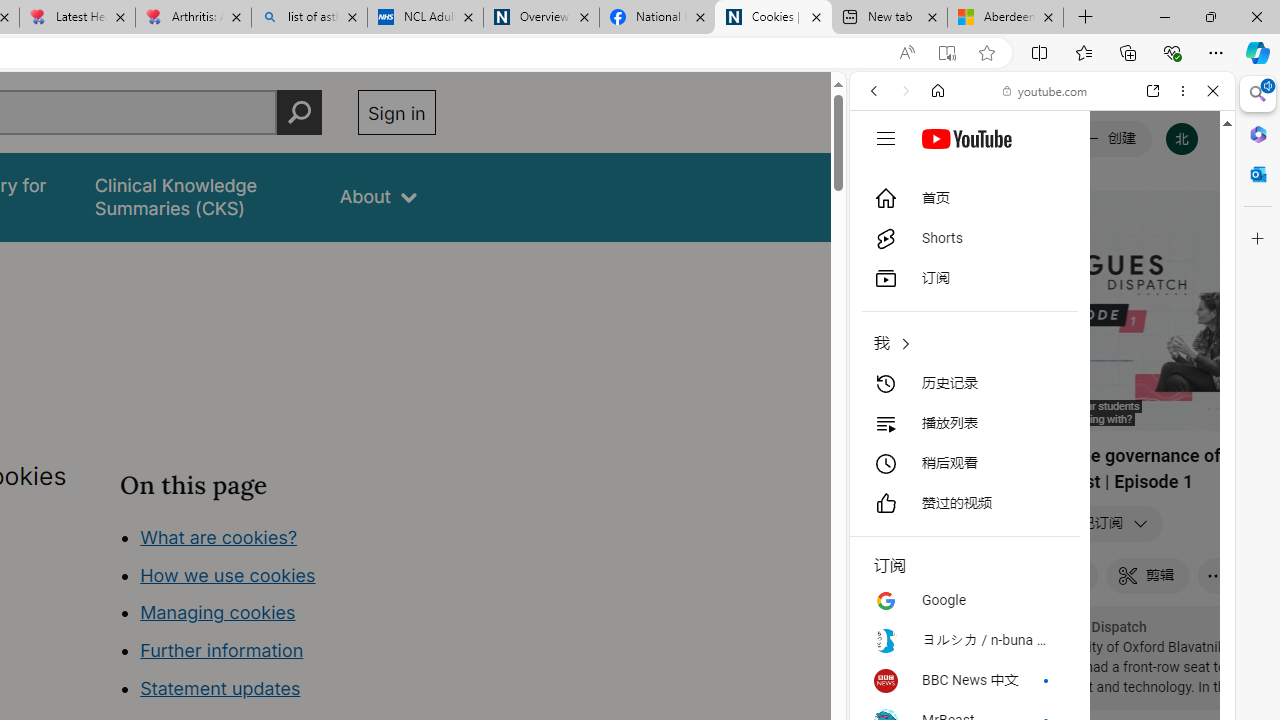  What do you see at coordinates (1045, 91) in the screenshot?
I see `'youtube.com'` at bounding box center [1045, 91].